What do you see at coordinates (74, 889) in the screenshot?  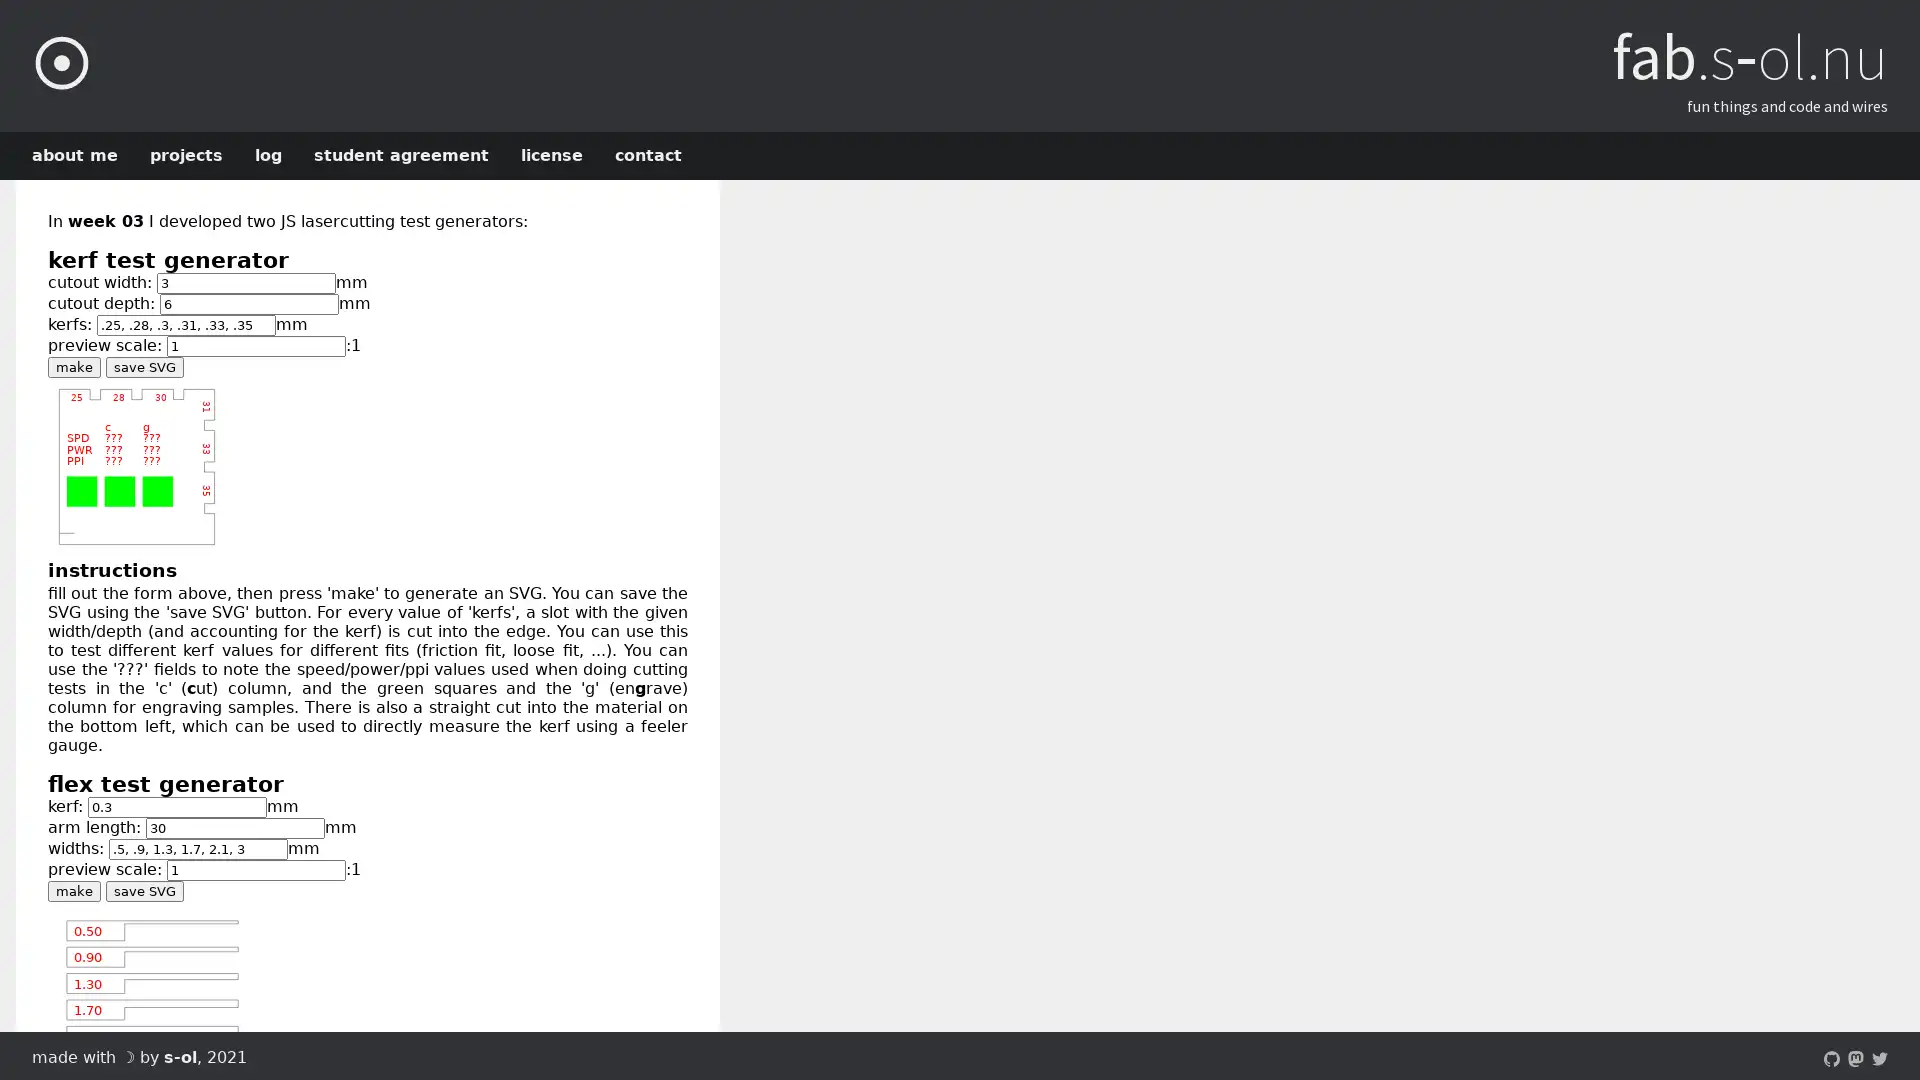 I see `make` at bounding box center [74, 889].